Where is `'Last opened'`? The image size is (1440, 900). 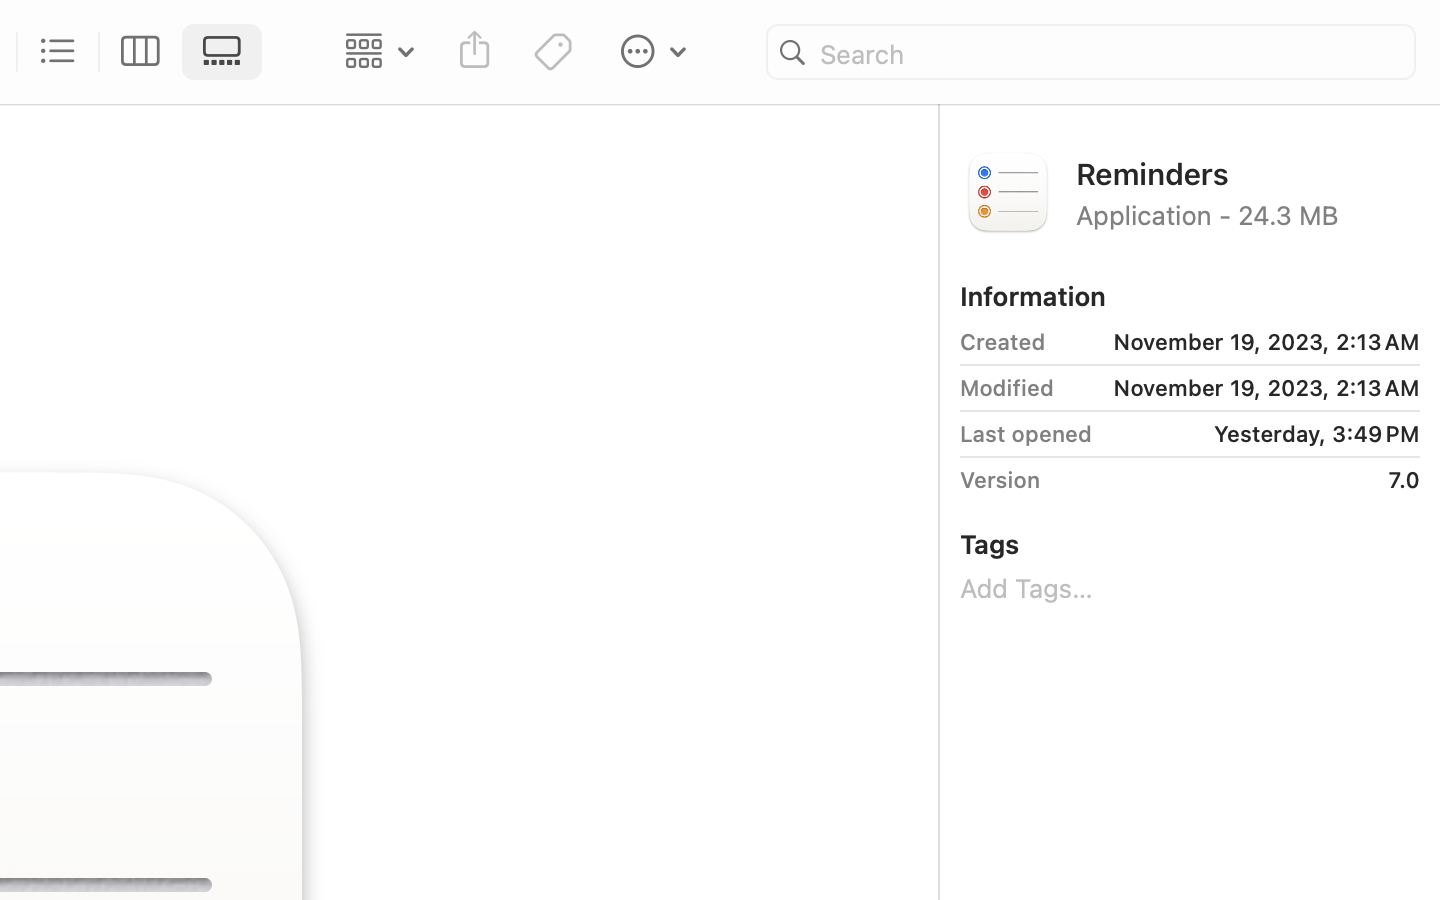 'Last opened' is located at coordinates (1026, 433).